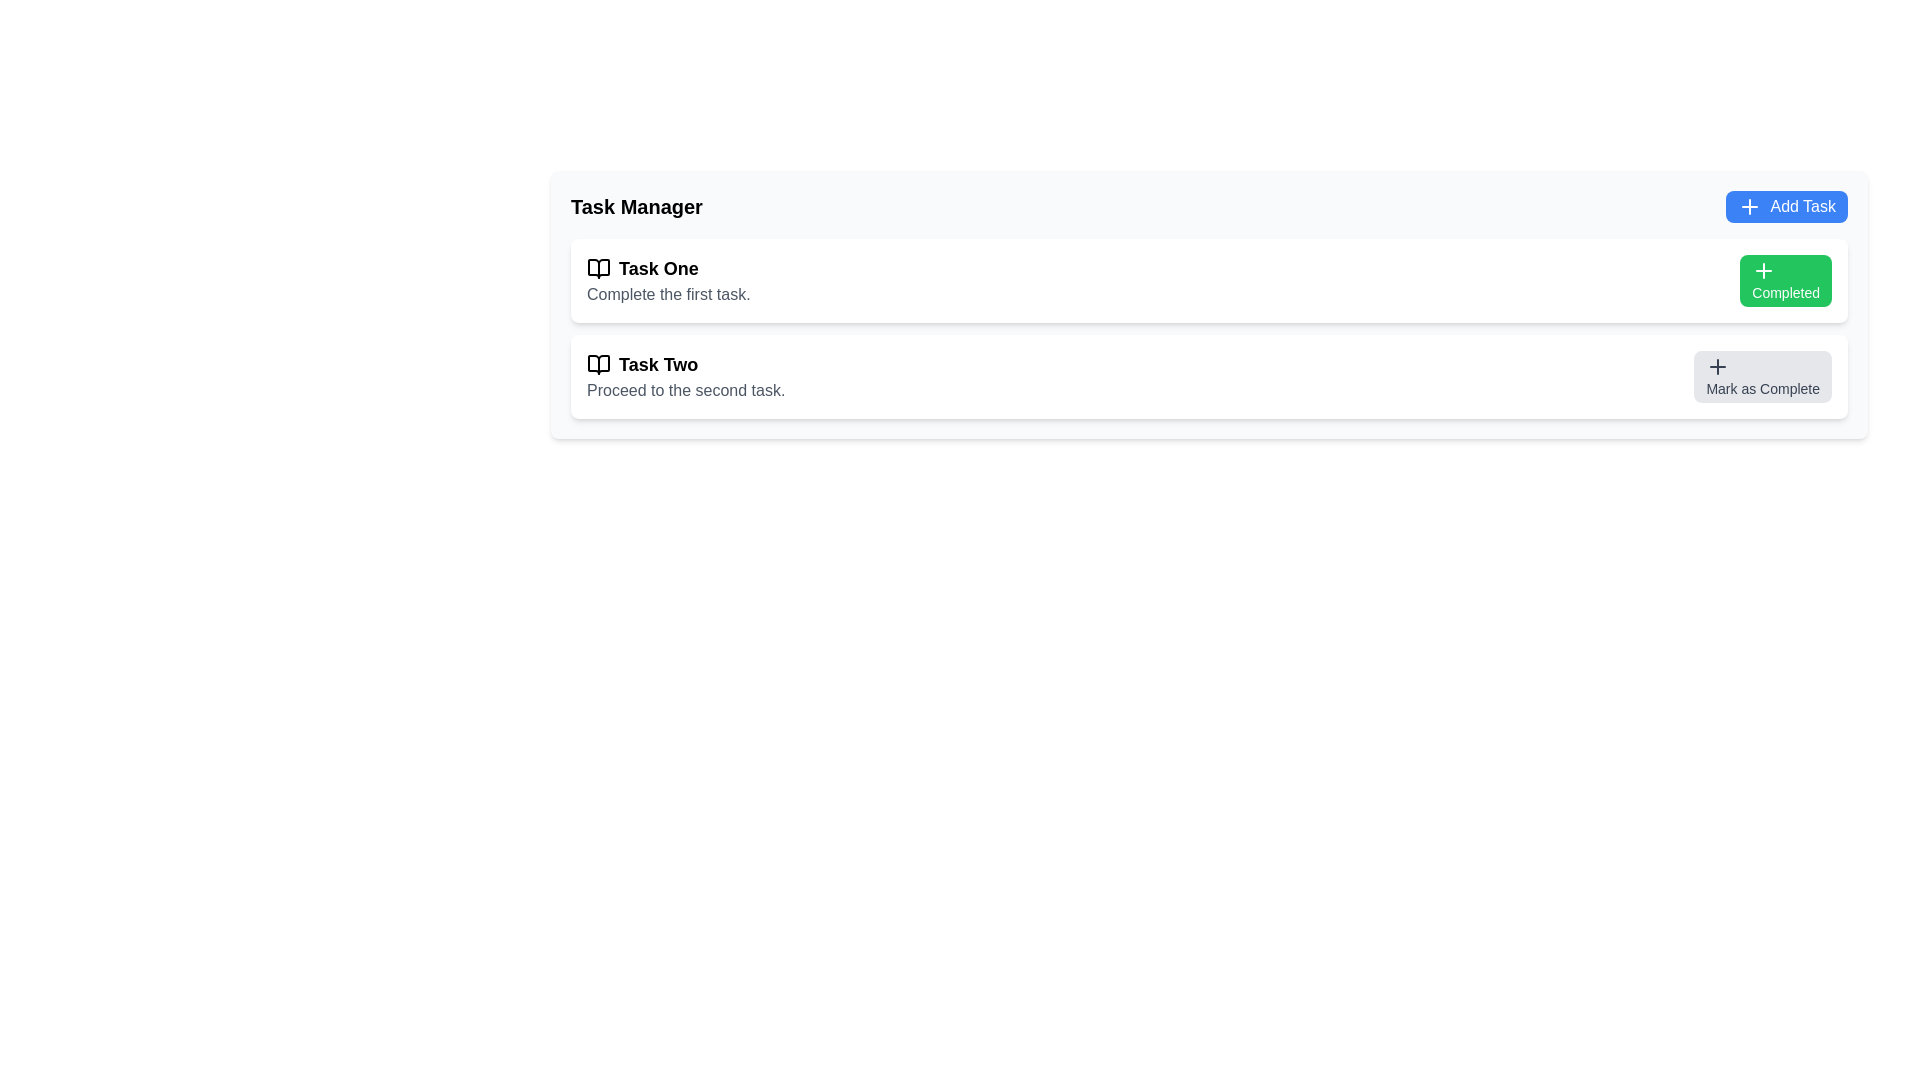 The height and width of the screenshot is (1080, 1920). I want to click on the task description box labeled 'Task One', which is the first item in a vertical list of tasks located in the upper section of the interface, so click(668, 281).